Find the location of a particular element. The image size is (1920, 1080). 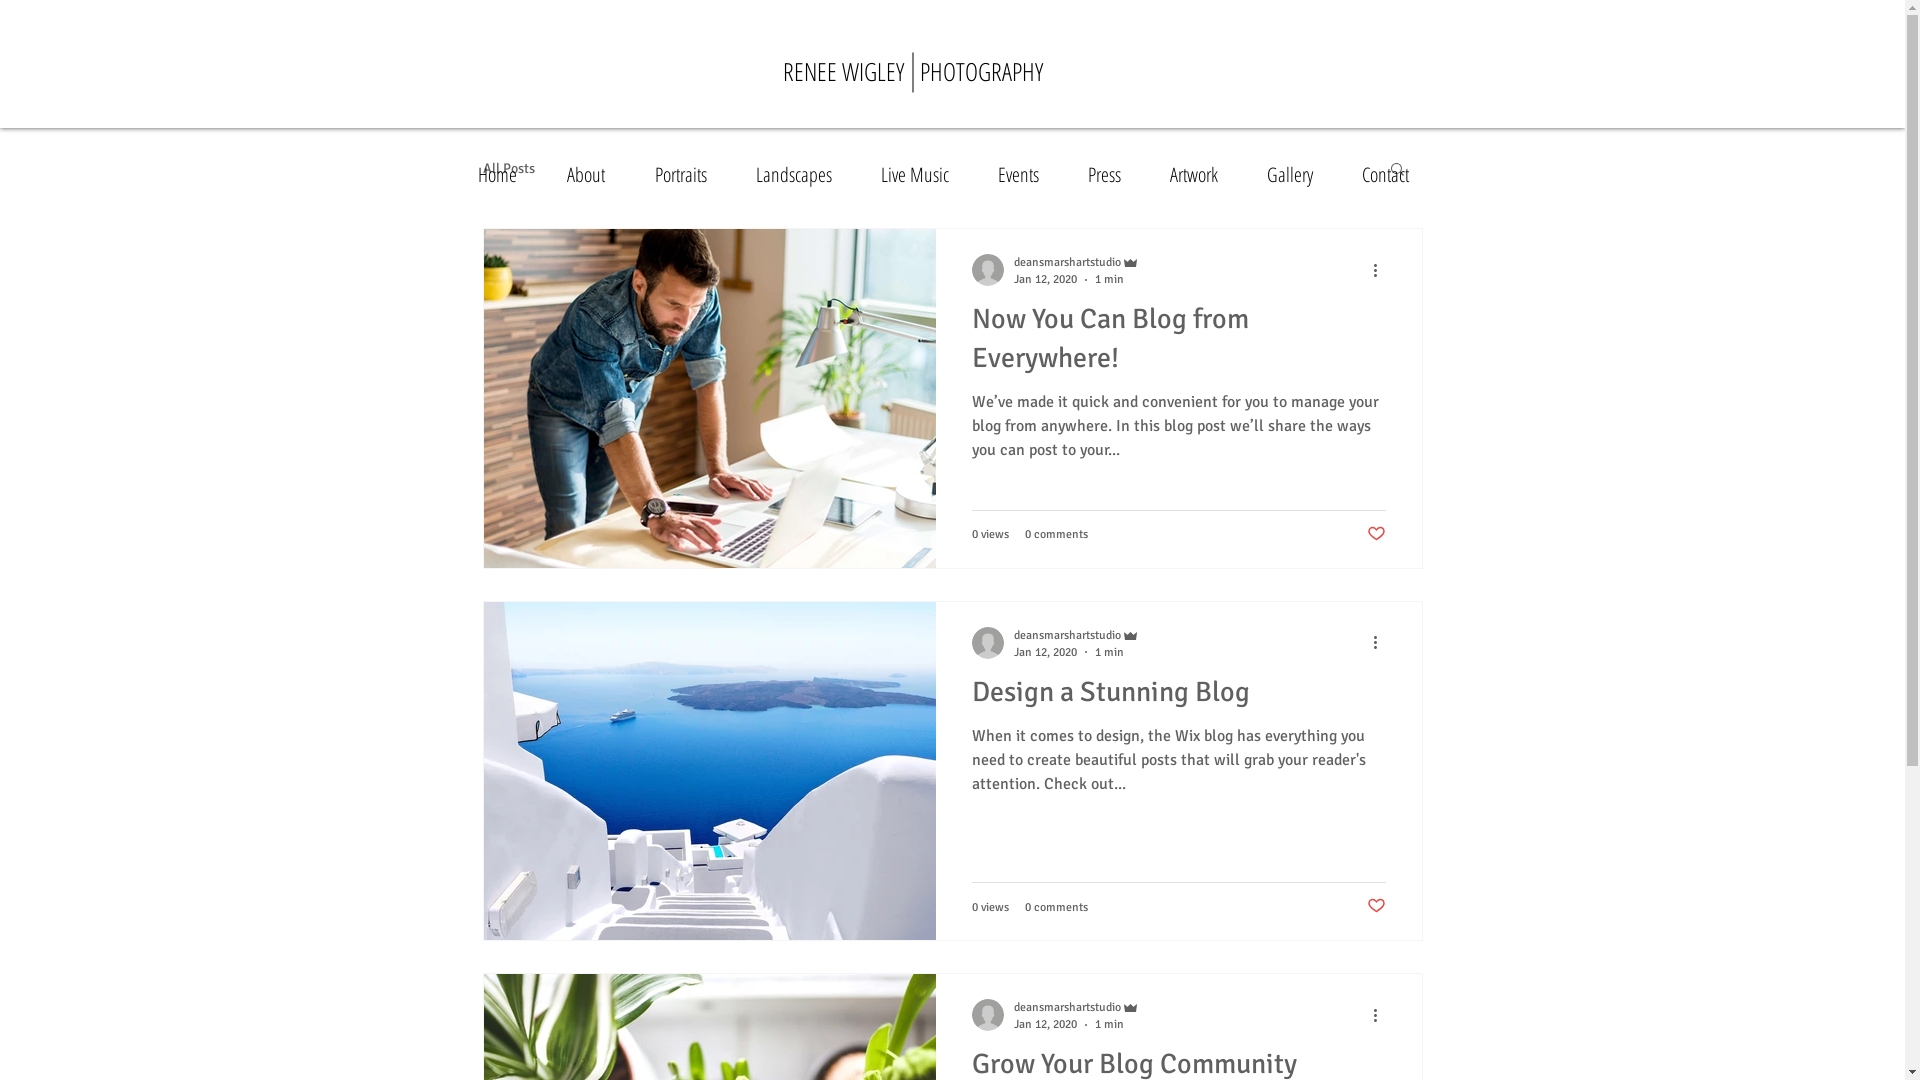

'About' is located at coordinates (552, 173).